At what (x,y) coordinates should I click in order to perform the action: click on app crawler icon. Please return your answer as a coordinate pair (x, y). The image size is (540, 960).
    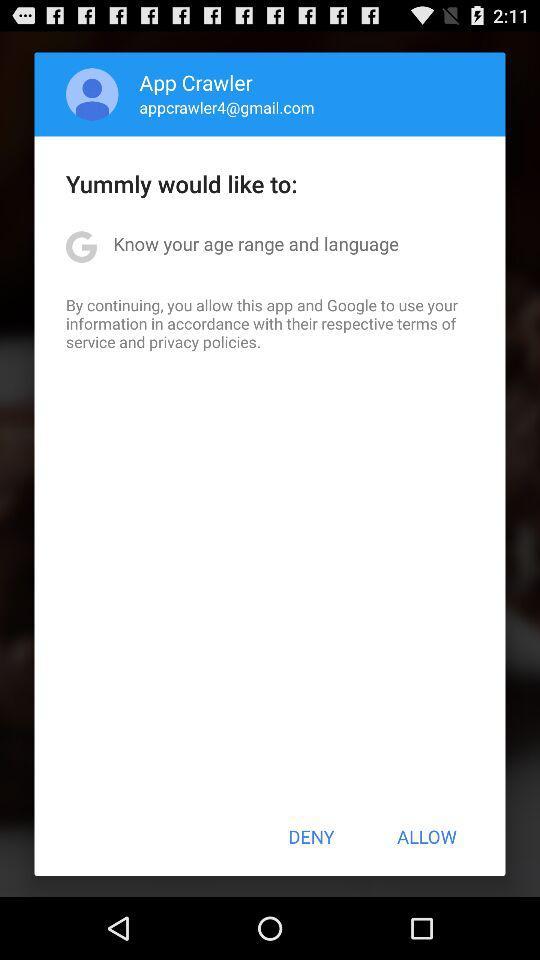
    Looking at the image, I should click on (196, 82).